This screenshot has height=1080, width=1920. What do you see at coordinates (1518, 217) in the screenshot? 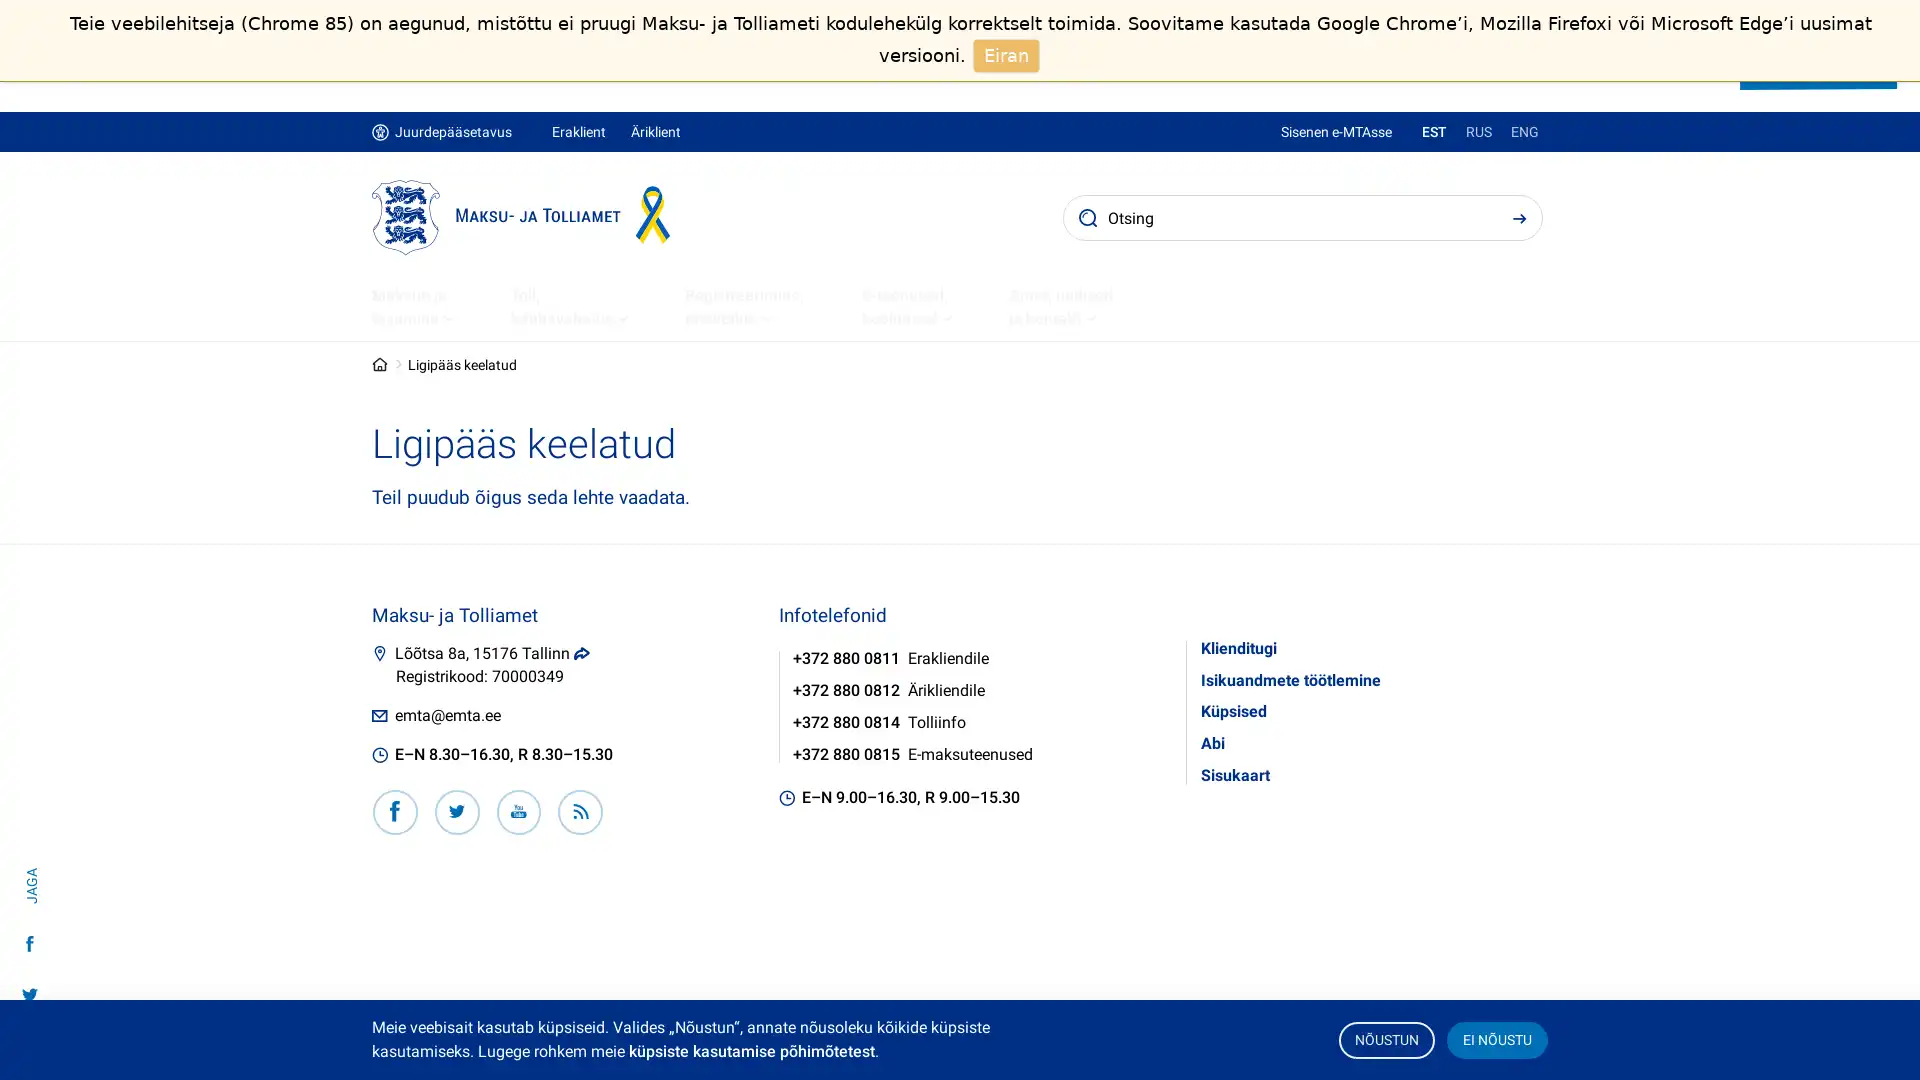
I see `Search` at bounding box center [1518, 217].